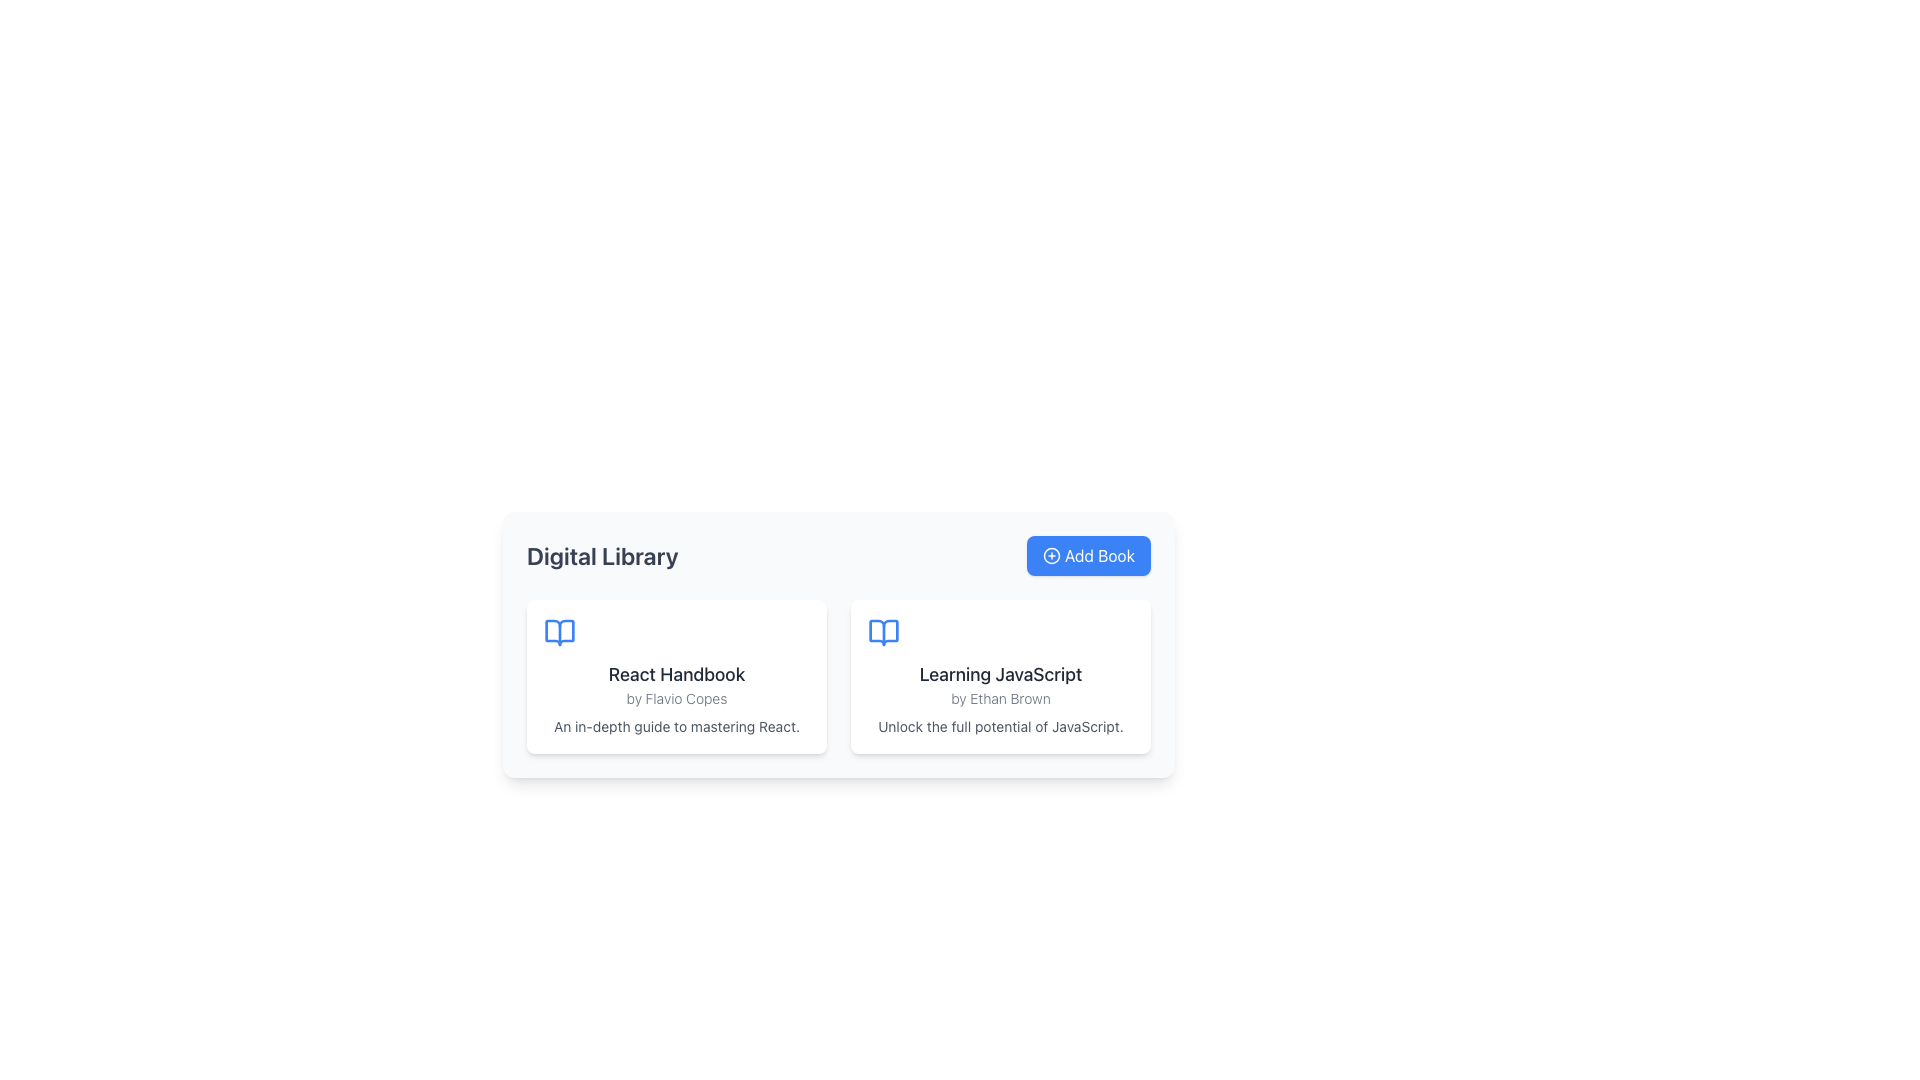 The width and height of the screenshot is (1920, 1080). Describe the element at coordinates (1001, 726) in the screenshot. I see `the text label reading 'Unlock the full potential of JavaScript.' located at the bottom of the card layout on the right side of the interface` at that location.